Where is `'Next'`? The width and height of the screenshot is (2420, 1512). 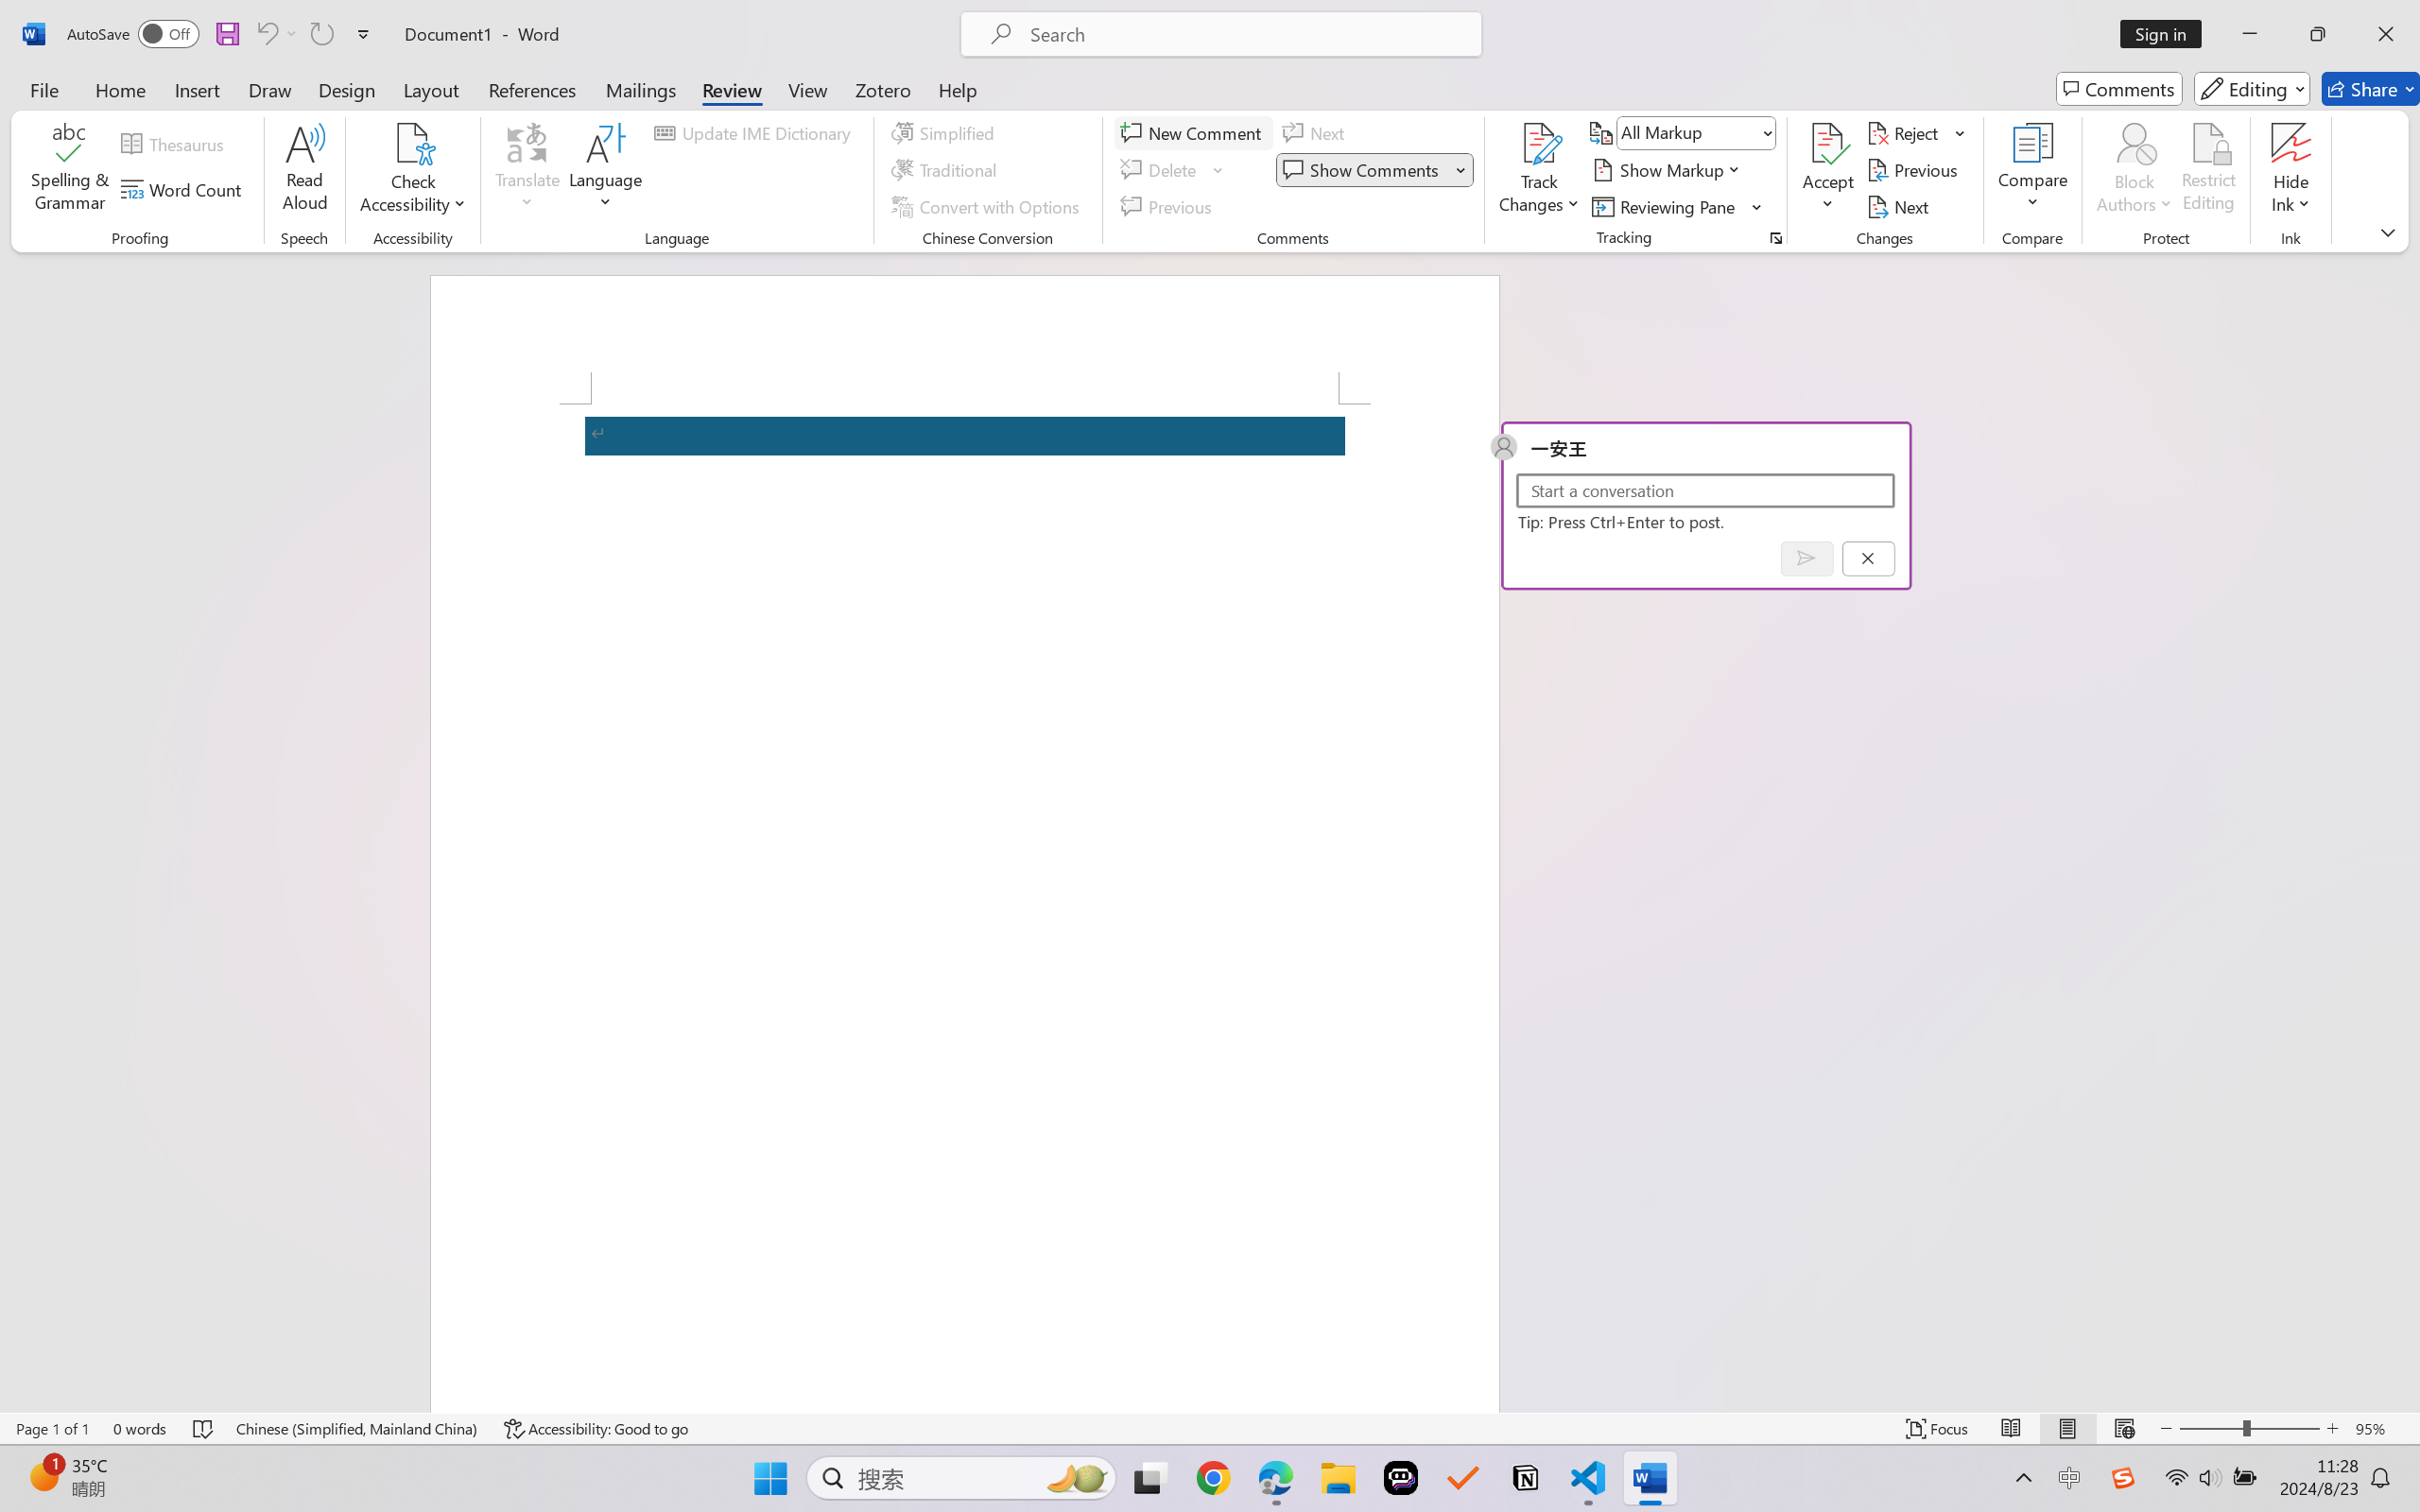 'Next' is located at coordinates (1899, 207).